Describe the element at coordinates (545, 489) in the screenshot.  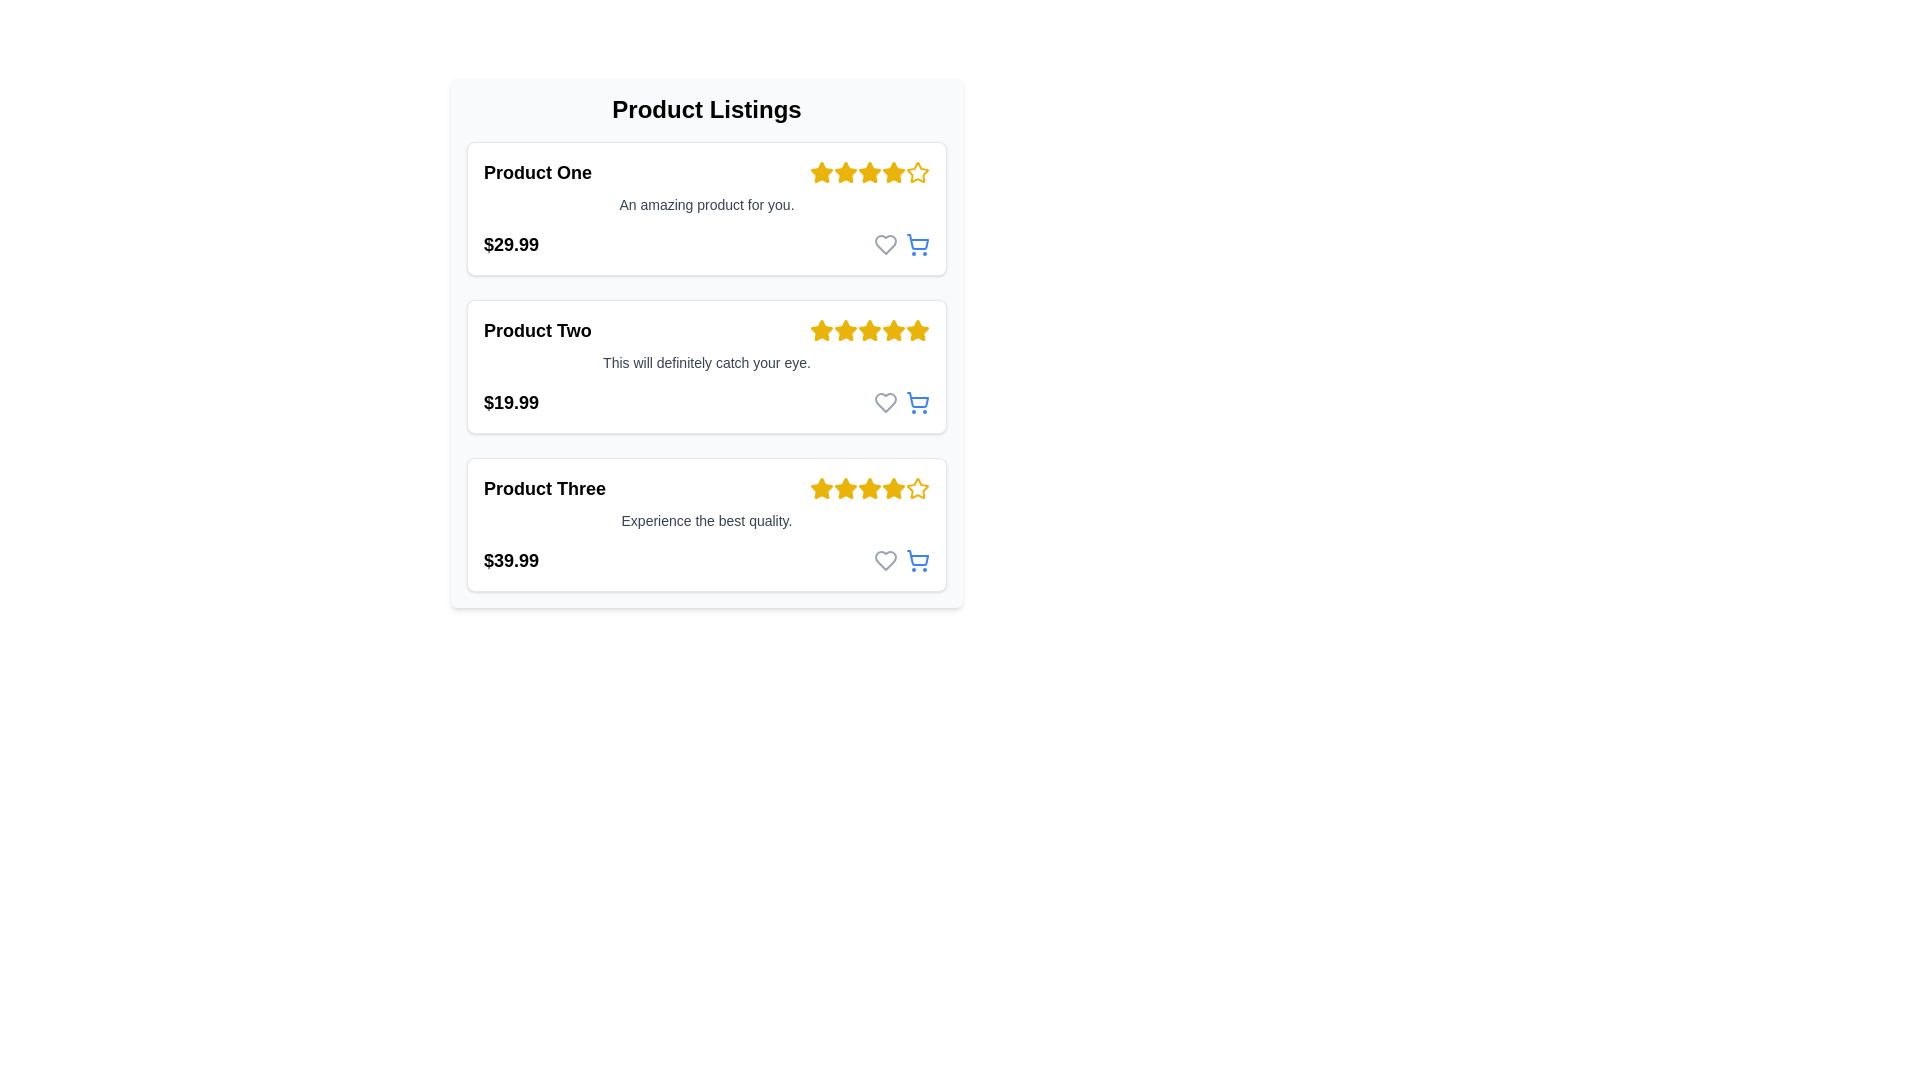
I see `the 'Product Three' label` at that location.